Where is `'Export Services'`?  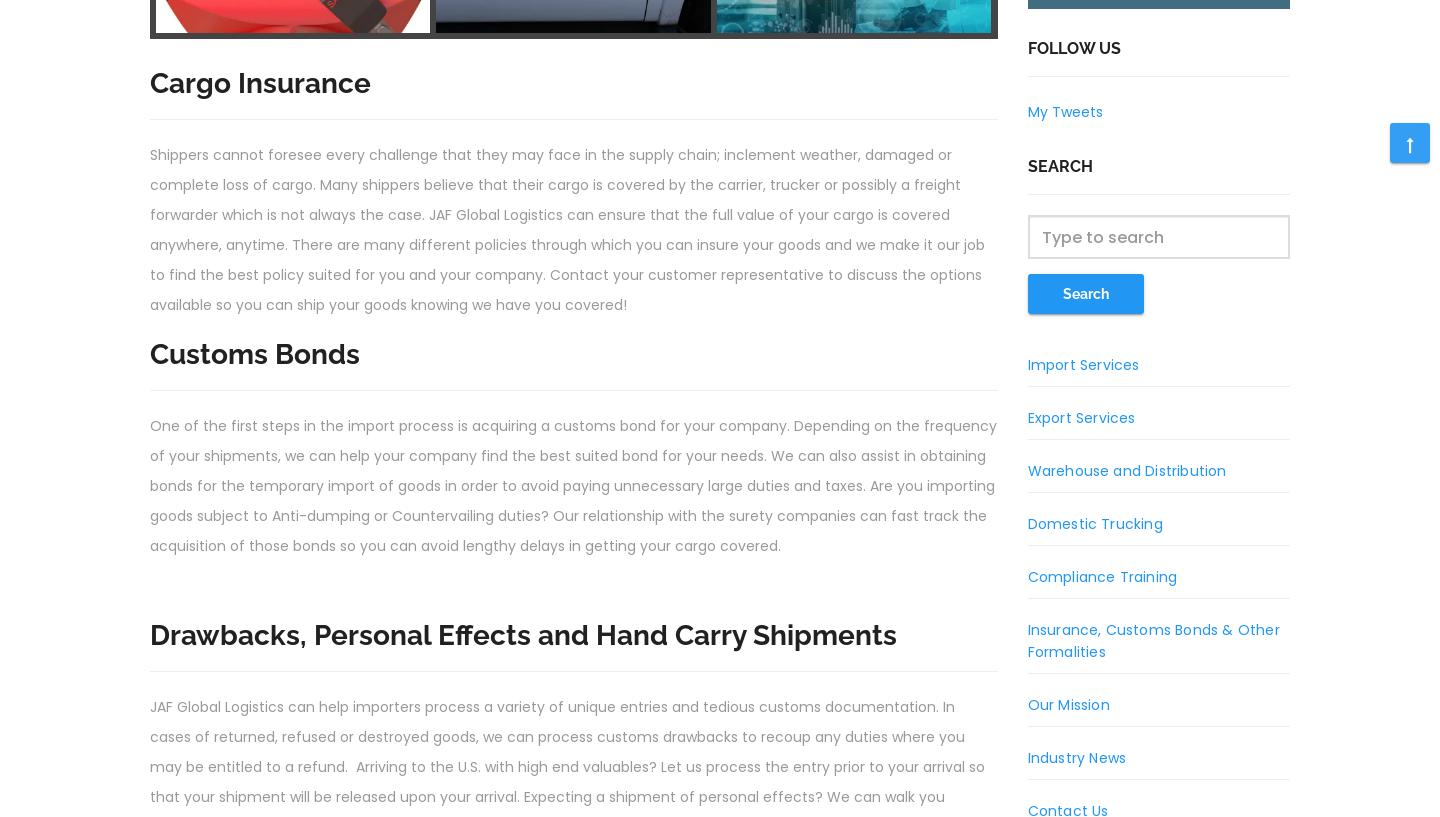
'Export Services' is located at coordinates (1080, 417).